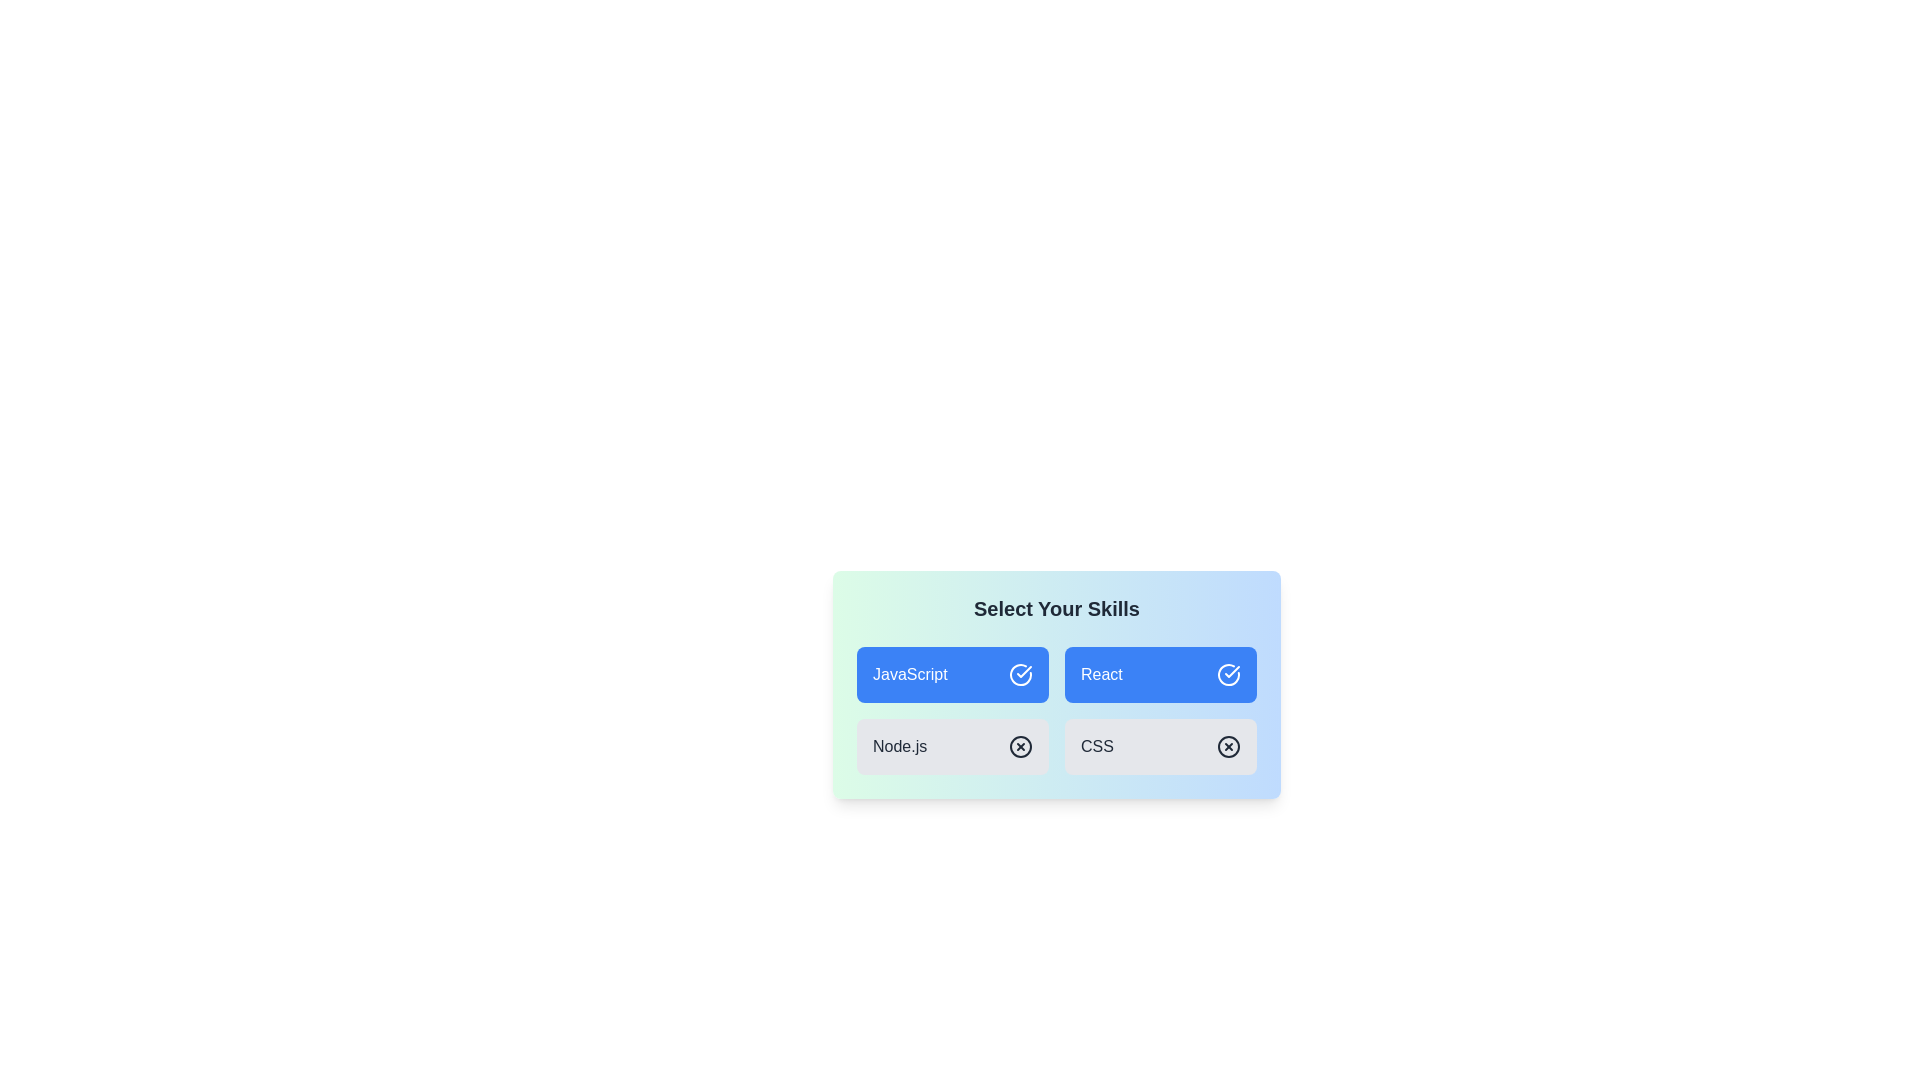 The image size is (1920, 1080). What do you see at coordinates (1161, 747) in the screenshot?
I see `the skill item CSS by clicking on it` at bounding box center [1161, 747].